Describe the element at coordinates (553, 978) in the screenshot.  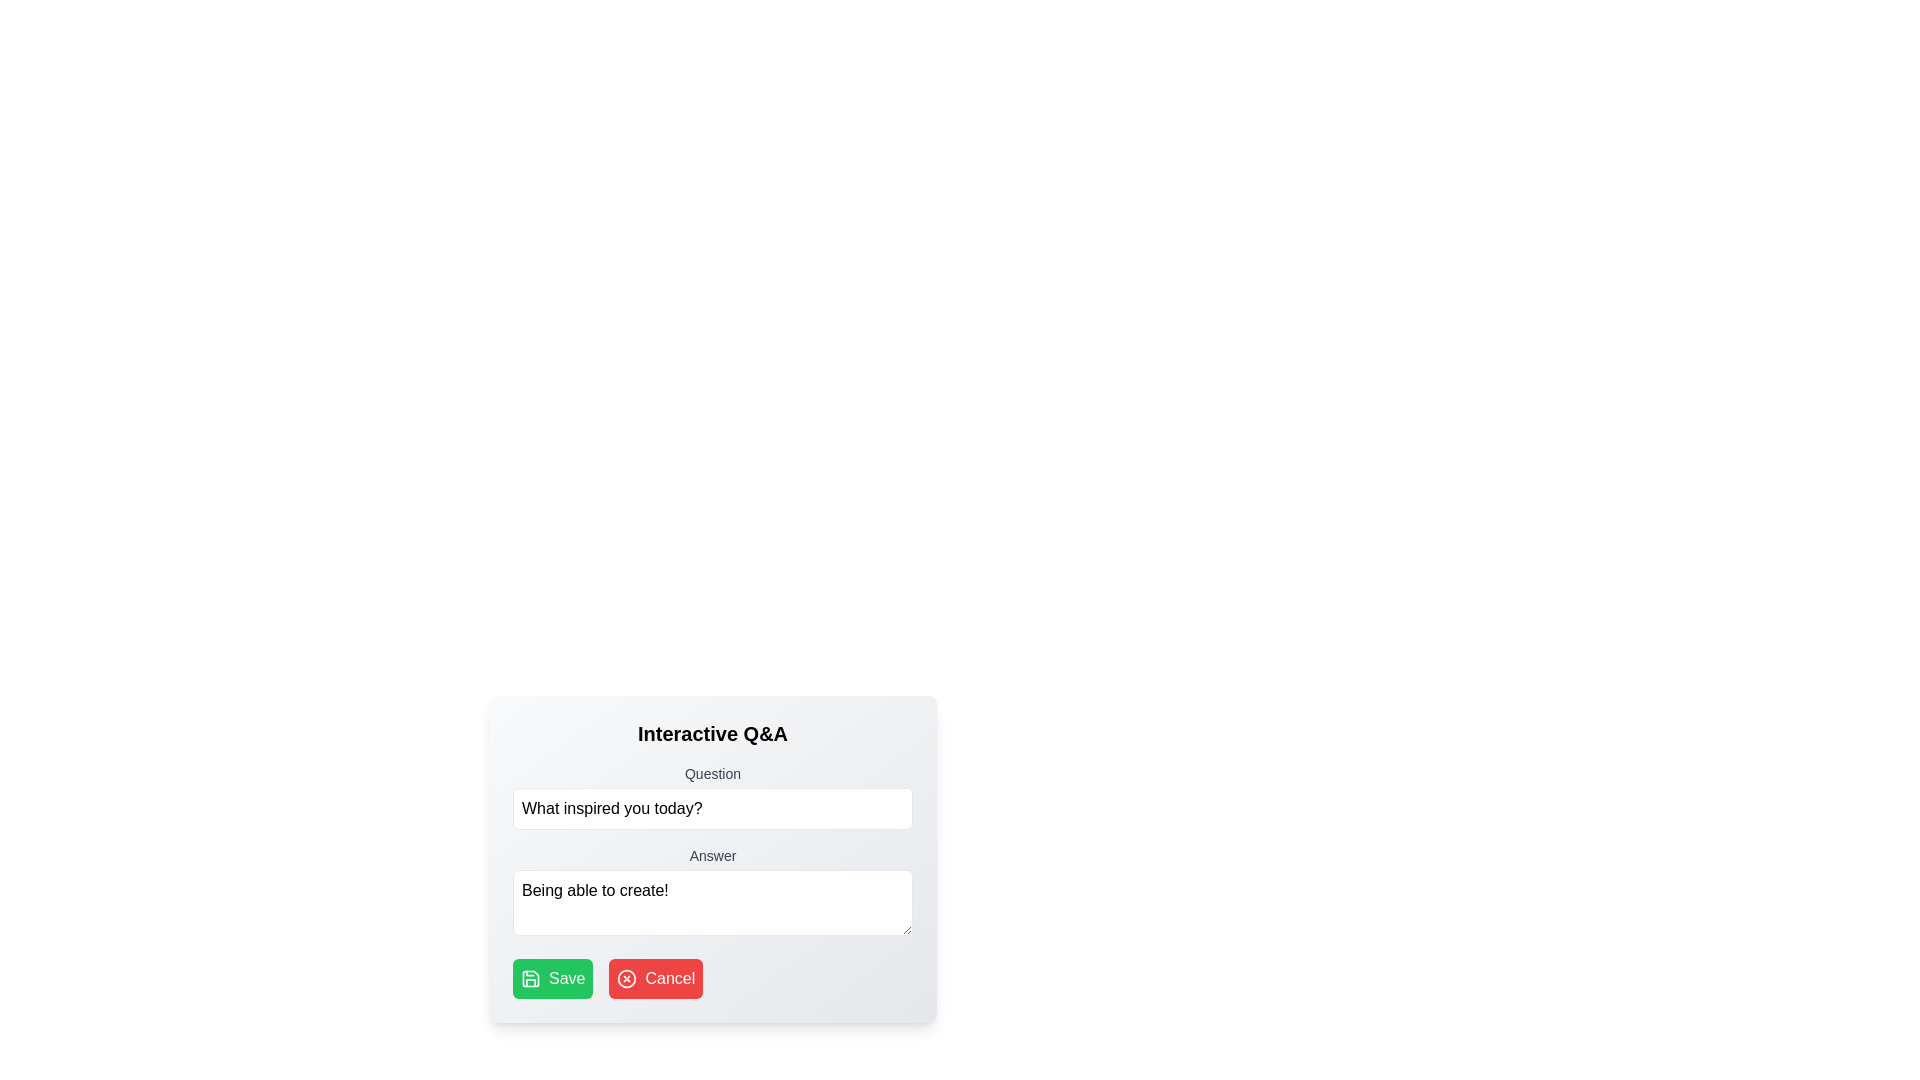
I see `the 'Save' button with a green background and white text` at that location.